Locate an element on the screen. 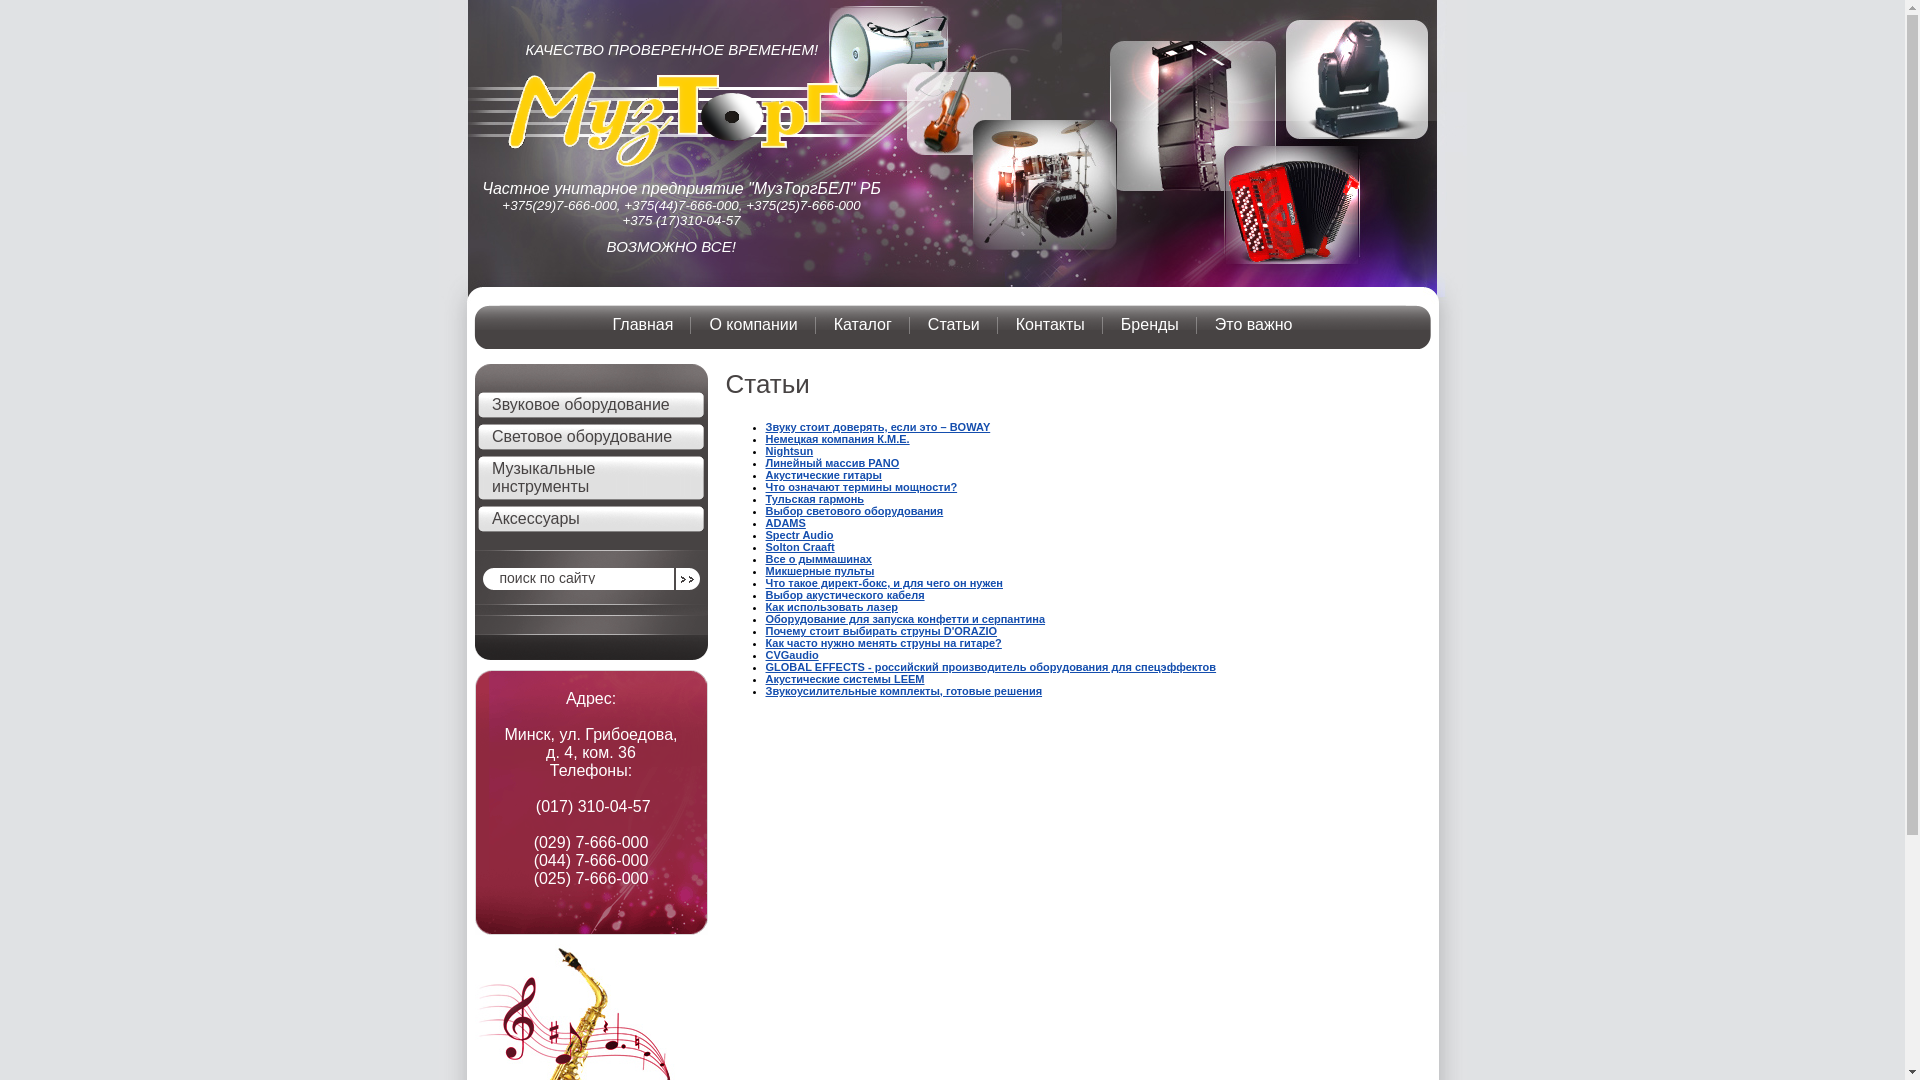 The width and height of the screenshot is (1920, 1080). 'Spectr Audio' is located at coordinates (800, 534).